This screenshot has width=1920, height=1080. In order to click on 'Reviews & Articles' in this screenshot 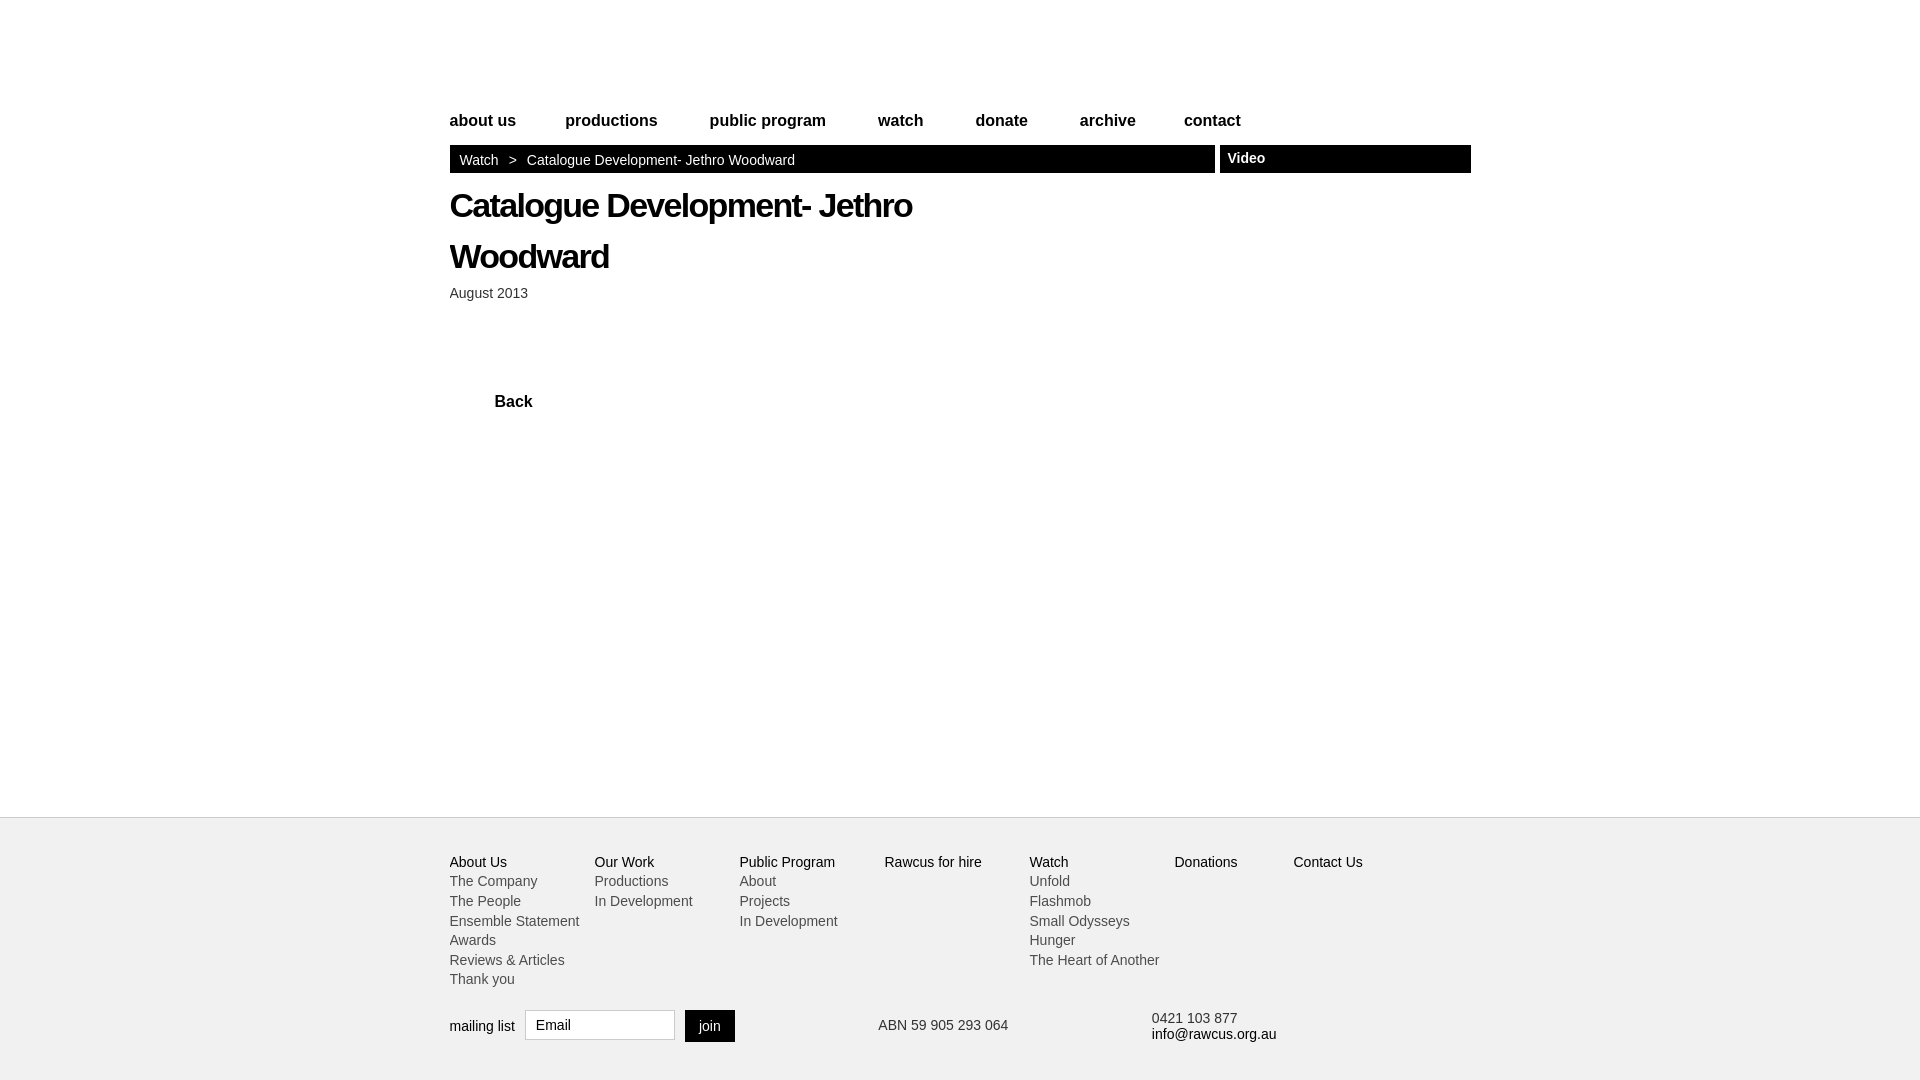, I will do `click(507, 959)`.